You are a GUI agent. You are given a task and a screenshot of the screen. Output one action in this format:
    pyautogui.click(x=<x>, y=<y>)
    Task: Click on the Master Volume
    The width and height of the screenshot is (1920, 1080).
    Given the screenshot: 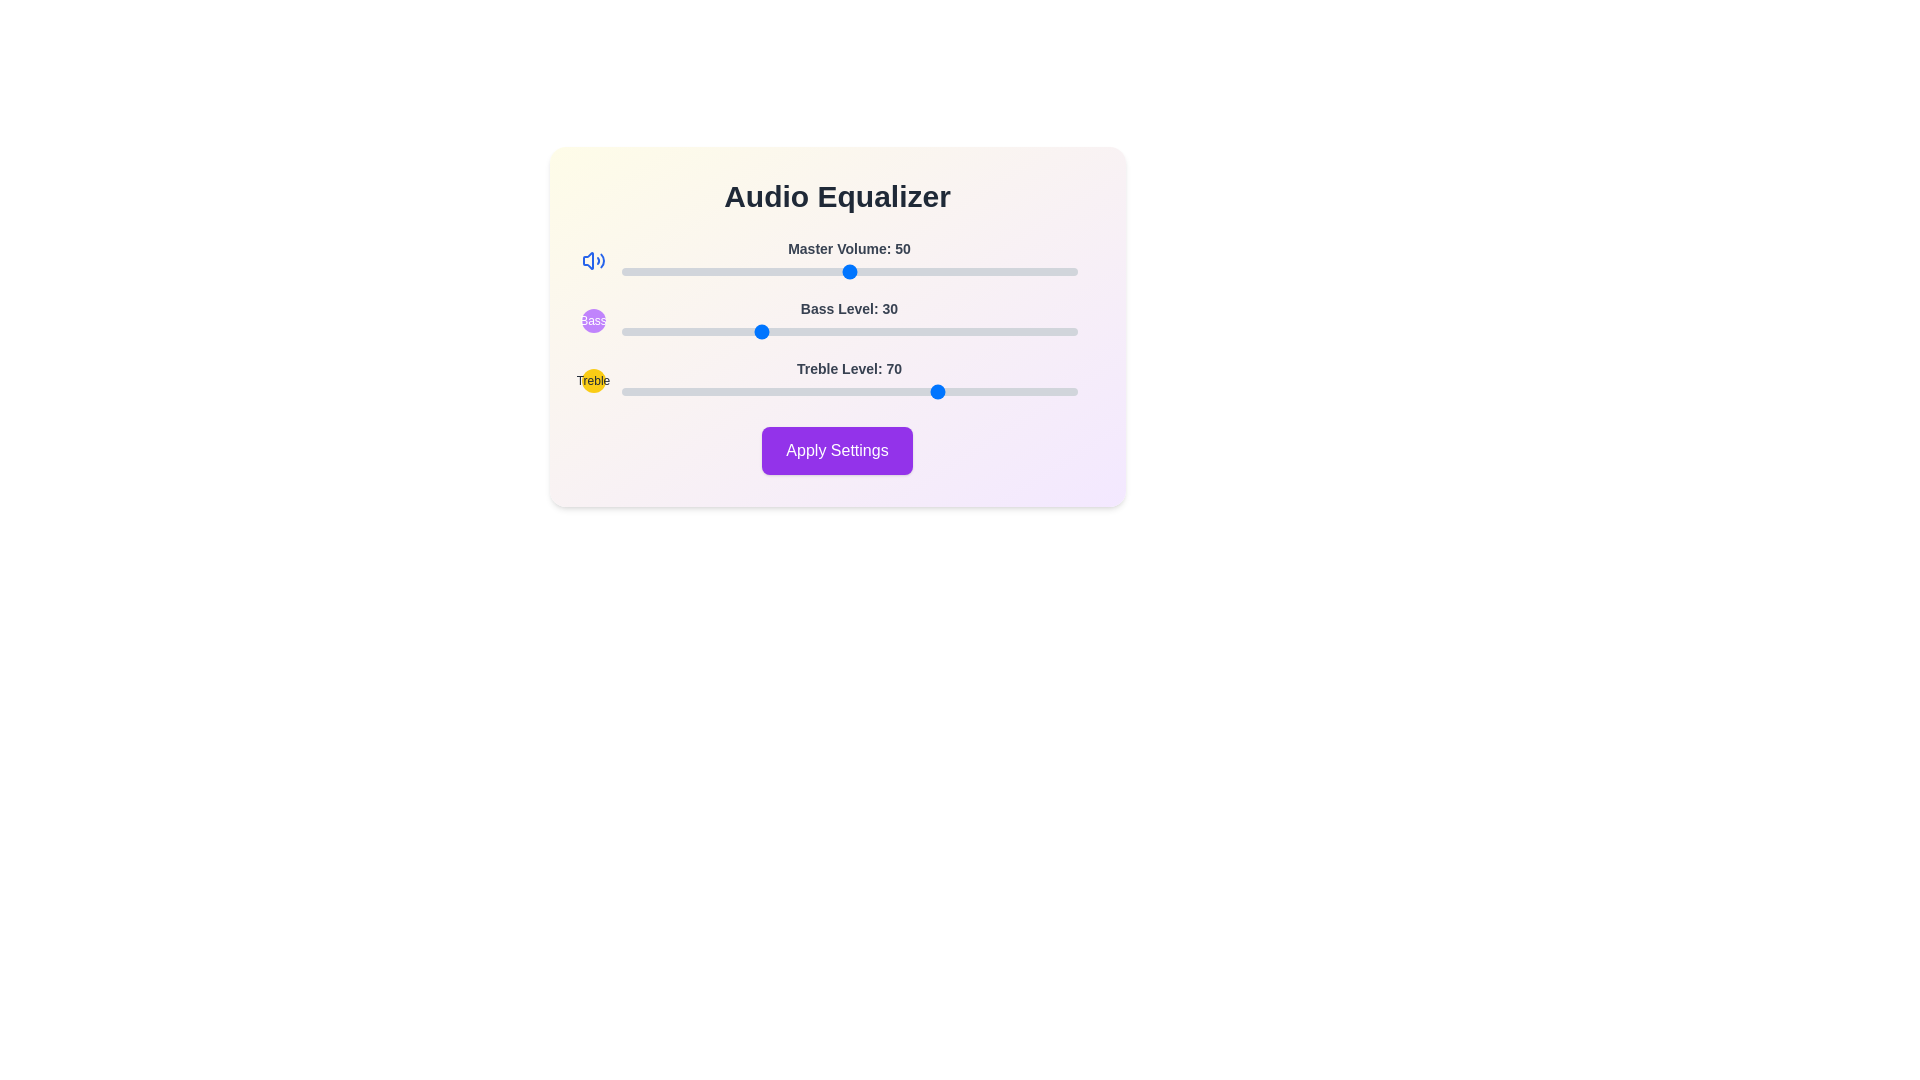 What is the action you would take?
    pyautogui.click(x=748, y=272)
    